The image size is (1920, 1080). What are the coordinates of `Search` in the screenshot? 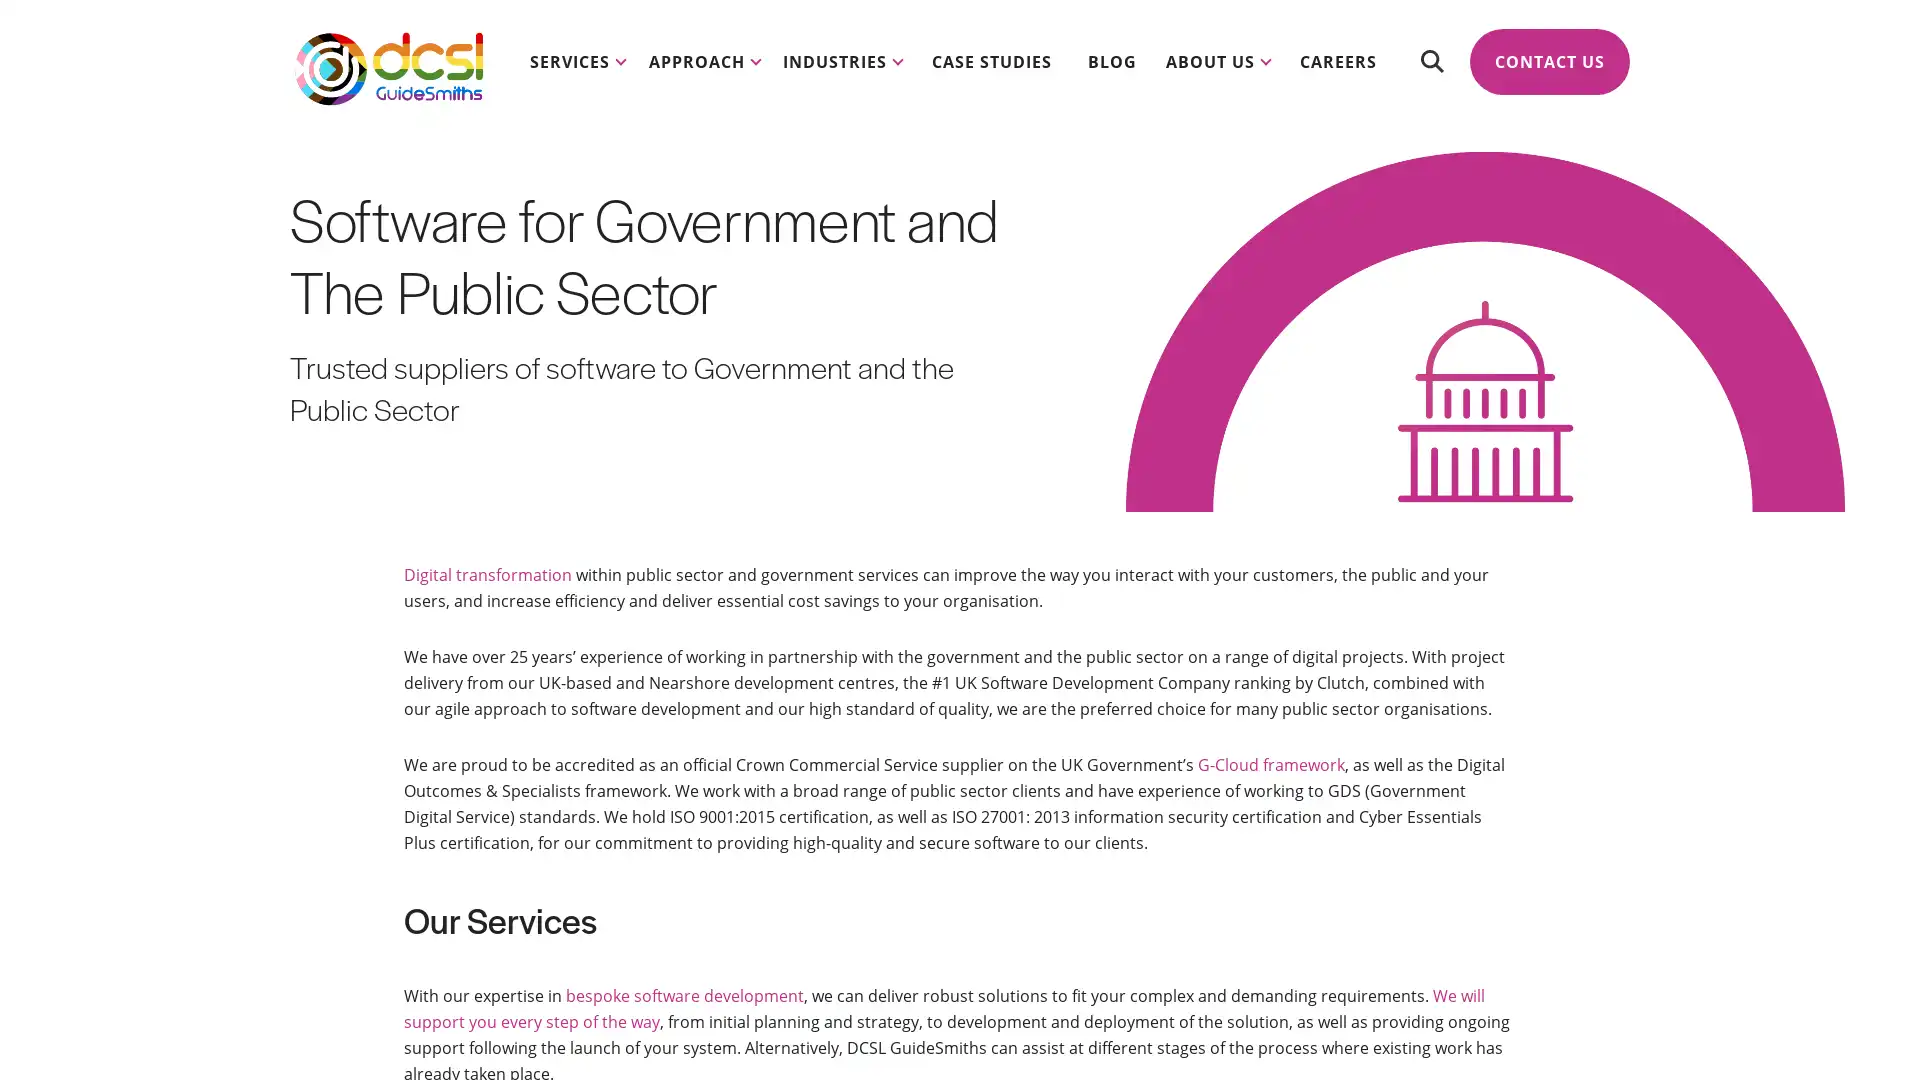 It's located at (1430, 60).